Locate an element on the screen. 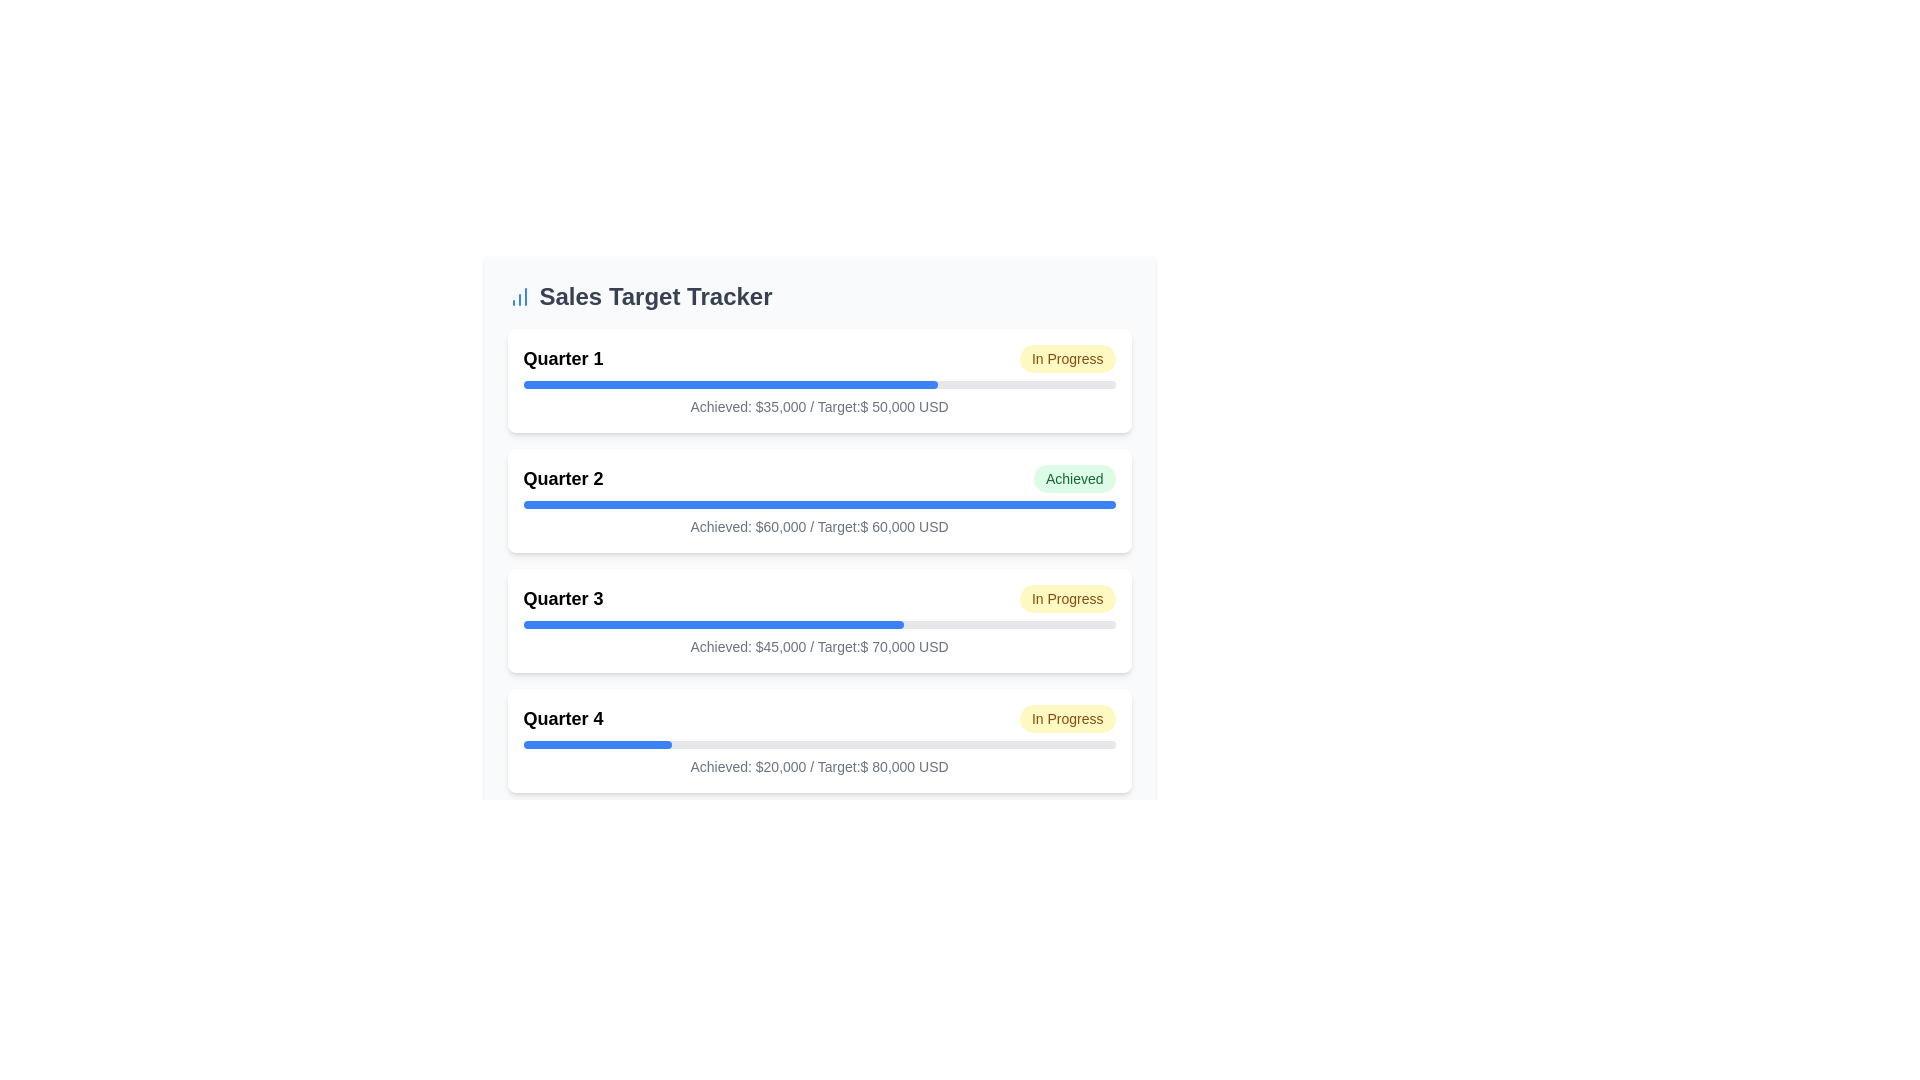  text 'Quarter 3' from the prominent header displayed in bold within the 'Sales Target Tracker' section is located at coordinates (562, 597).